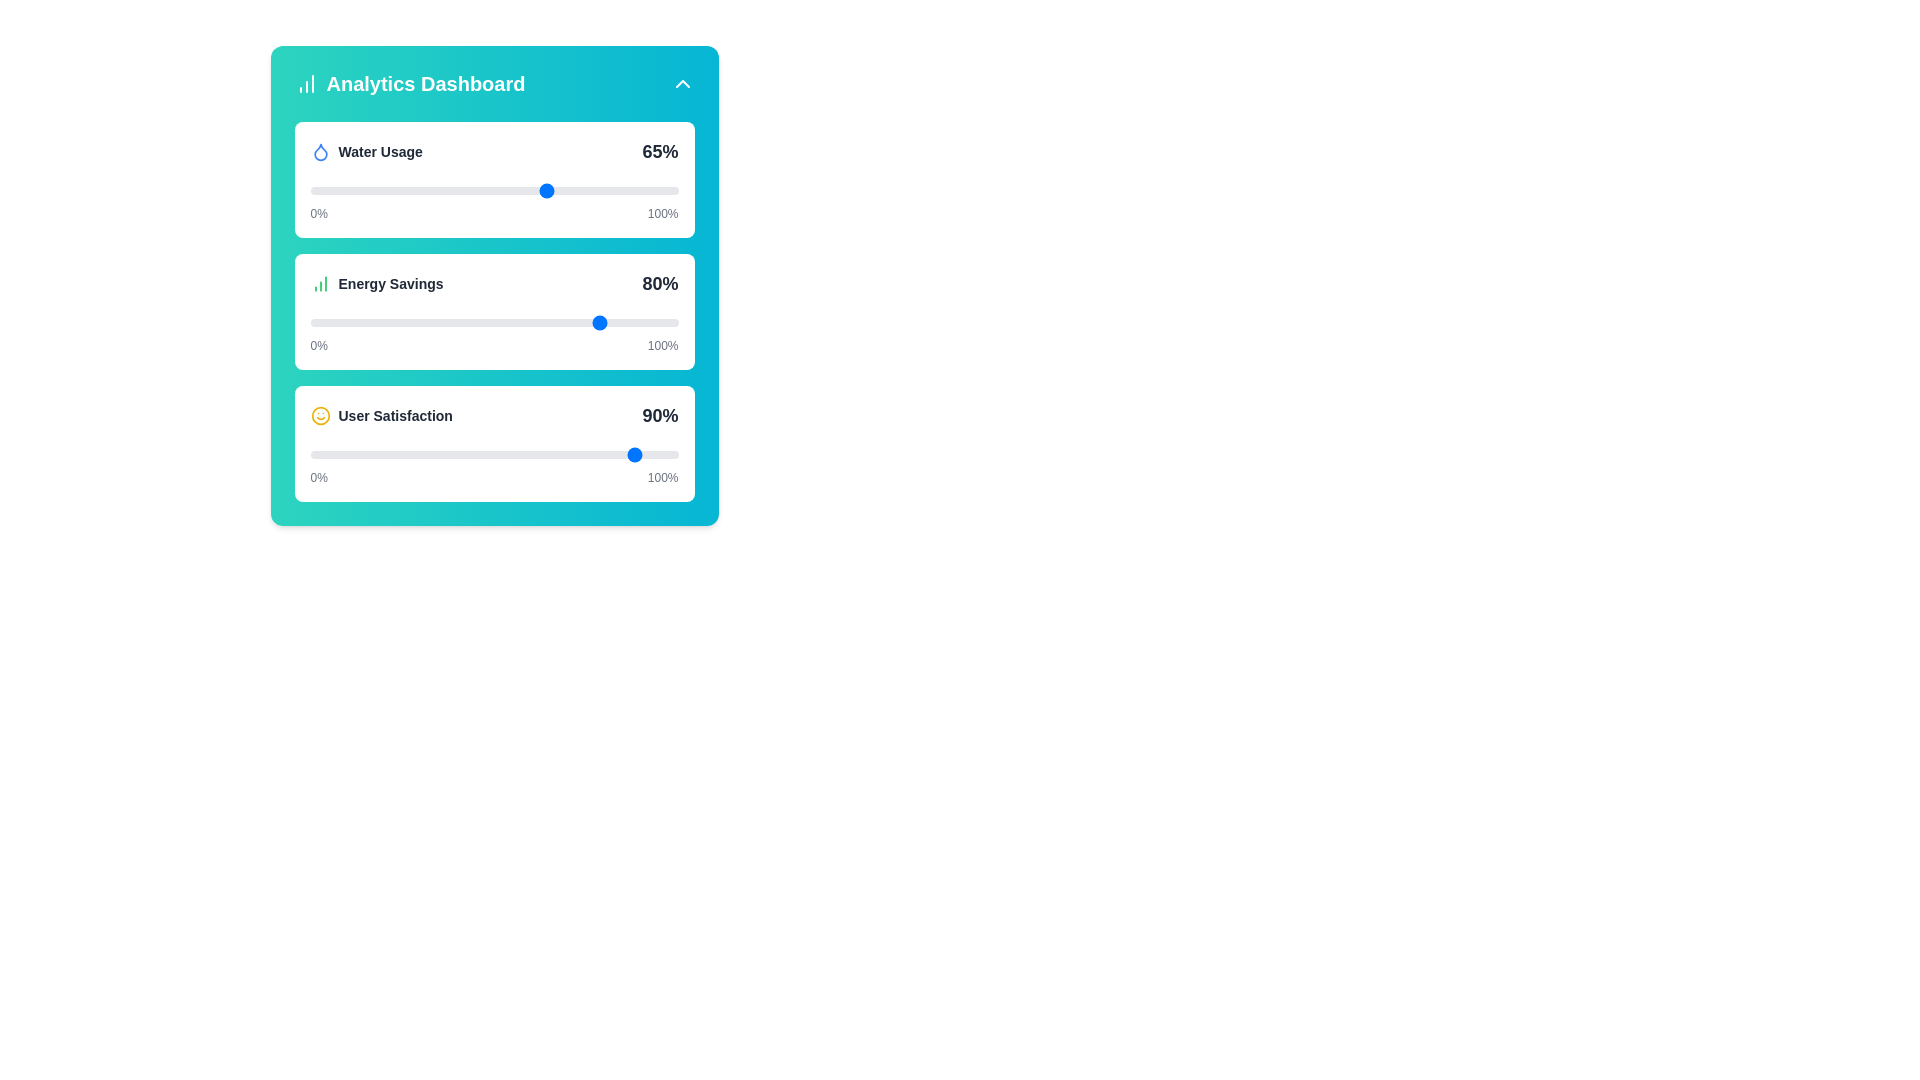 Image resolution: width=1920 pixels, height=1080 pixels. I want to click on user satisfaction, so click(456, 455).